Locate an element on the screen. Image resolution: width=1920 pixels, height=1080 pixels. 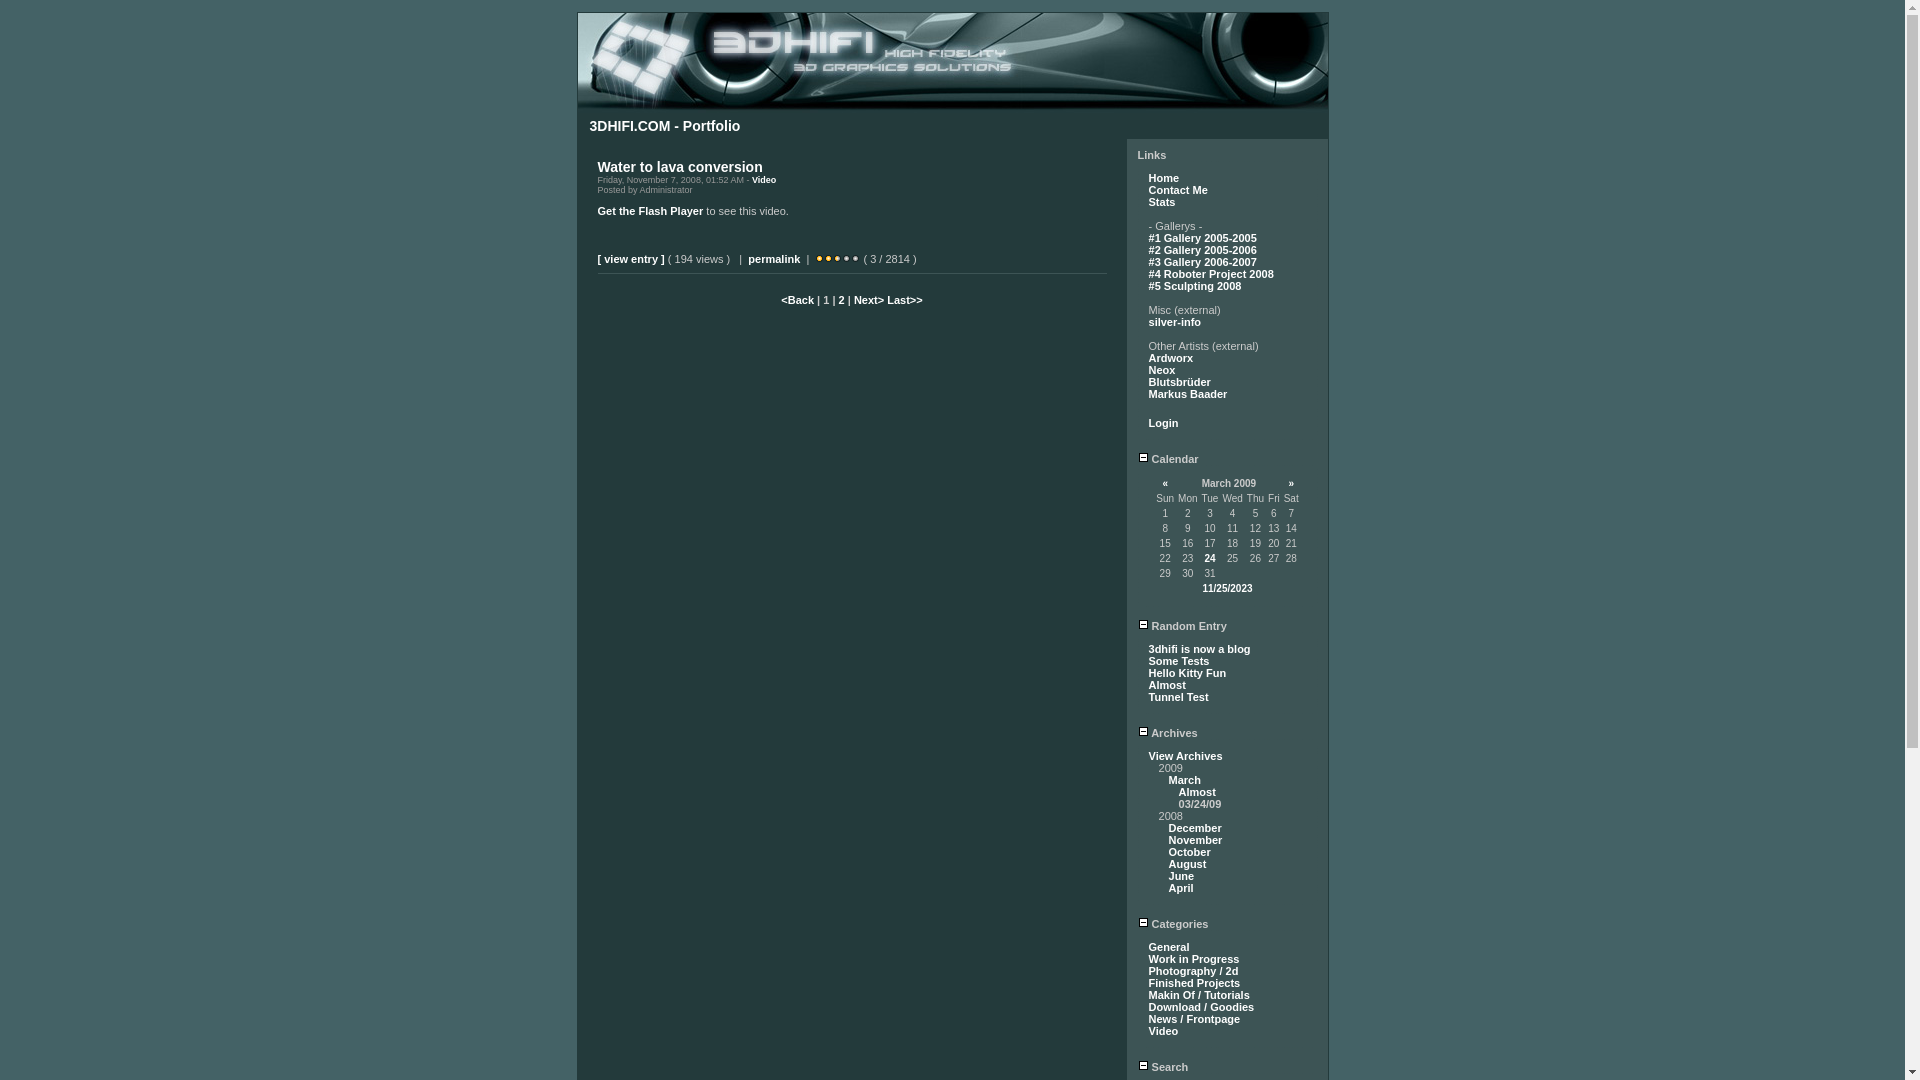
'Download / Goodies' is located at coordinates (1200, 1006).